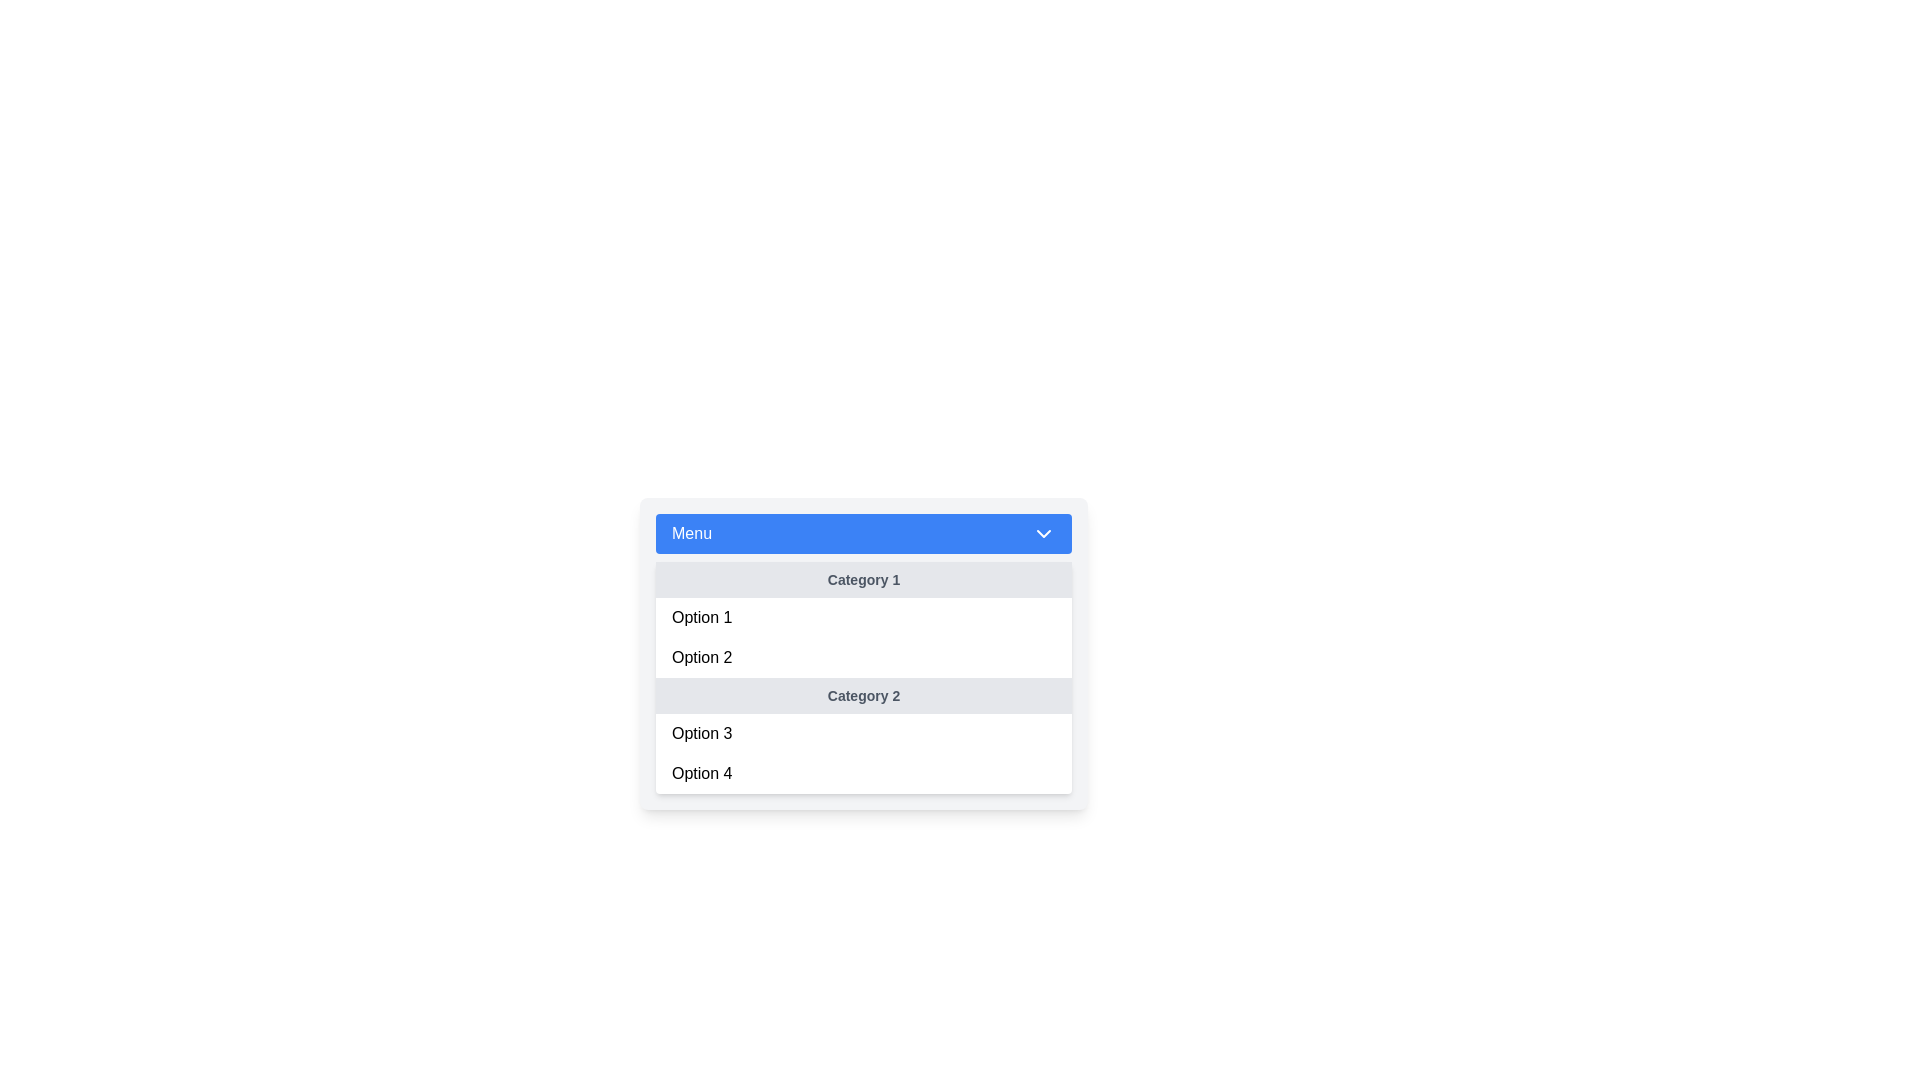 The image size is (1920, 1080). Describe the element at coordinates (864, 694) in the screenshot. I see `the label with the text 'Category 2', which is a rectangular element with a light gray background and bold dark gray text, located in the dropdown menu` at that location.